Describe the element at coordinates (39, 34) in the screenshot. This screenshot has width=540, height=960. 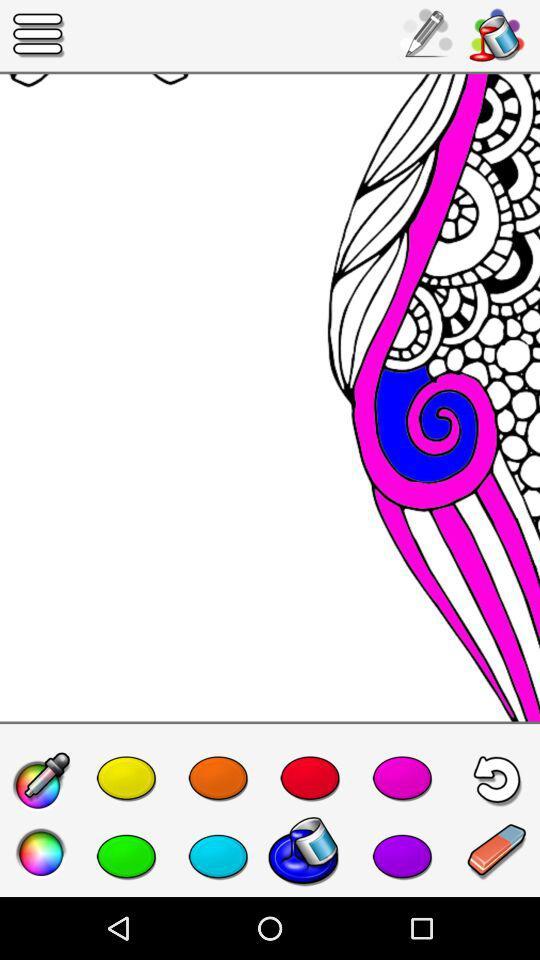
I see `the icon at the top left corner` at that location.